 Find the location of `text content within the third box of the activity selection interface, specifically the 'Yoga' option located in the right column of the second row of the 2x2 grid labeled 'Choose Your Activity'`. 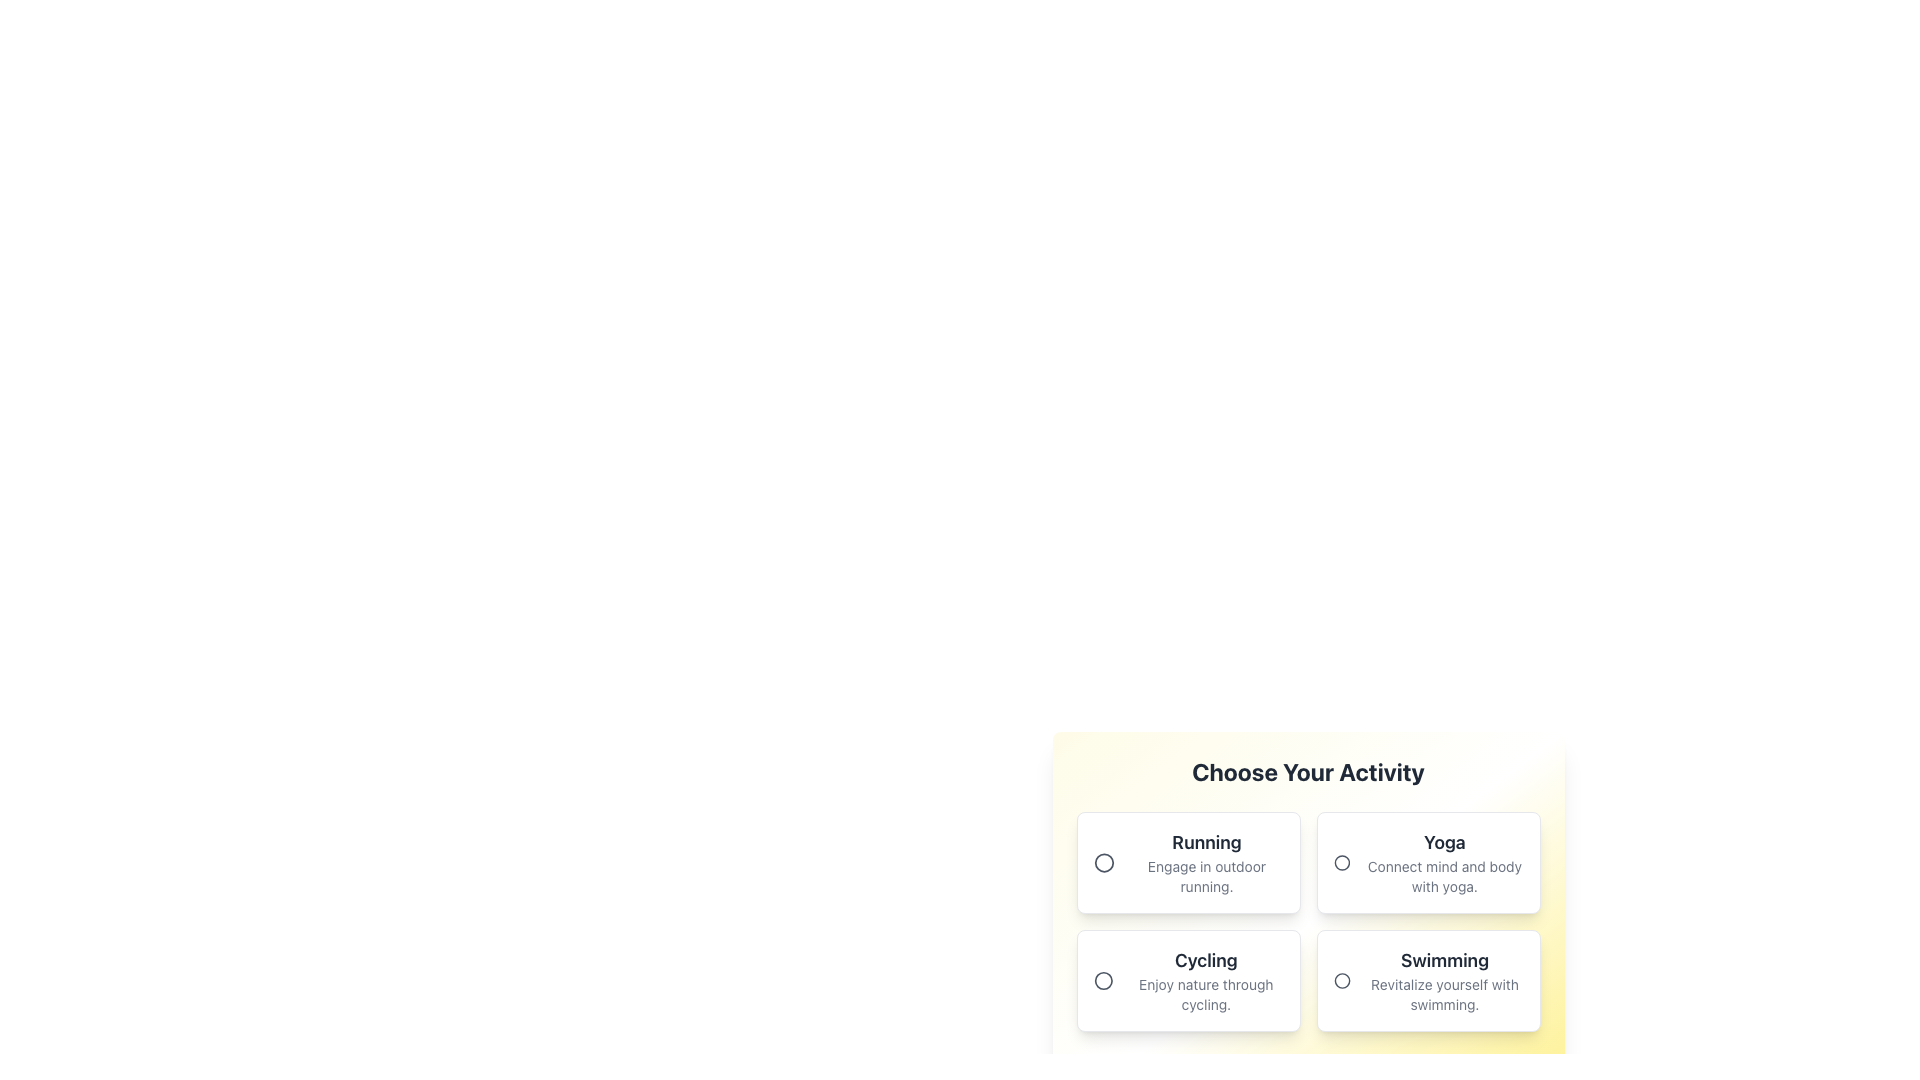

text content within the third box of the activity selection interface, specifically the 'Yoga' option located in the right column of the second row of the 2x2 grid labeled 'Choose Your Activity' is located at coordinates (1444, 862).